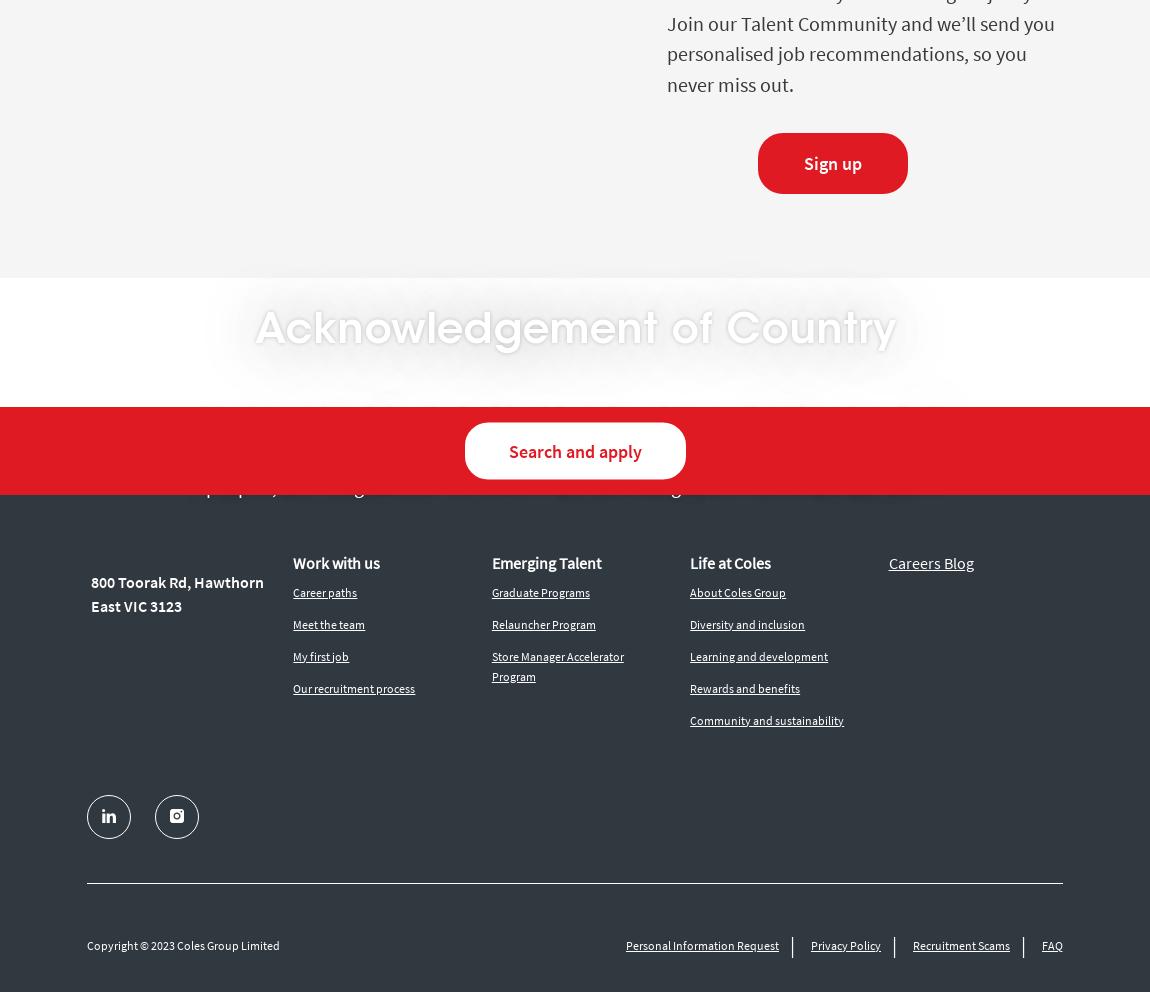  Describe the element at coordinates (736, 590) in the screenshot. I see `'About Coles Group'` at that location.